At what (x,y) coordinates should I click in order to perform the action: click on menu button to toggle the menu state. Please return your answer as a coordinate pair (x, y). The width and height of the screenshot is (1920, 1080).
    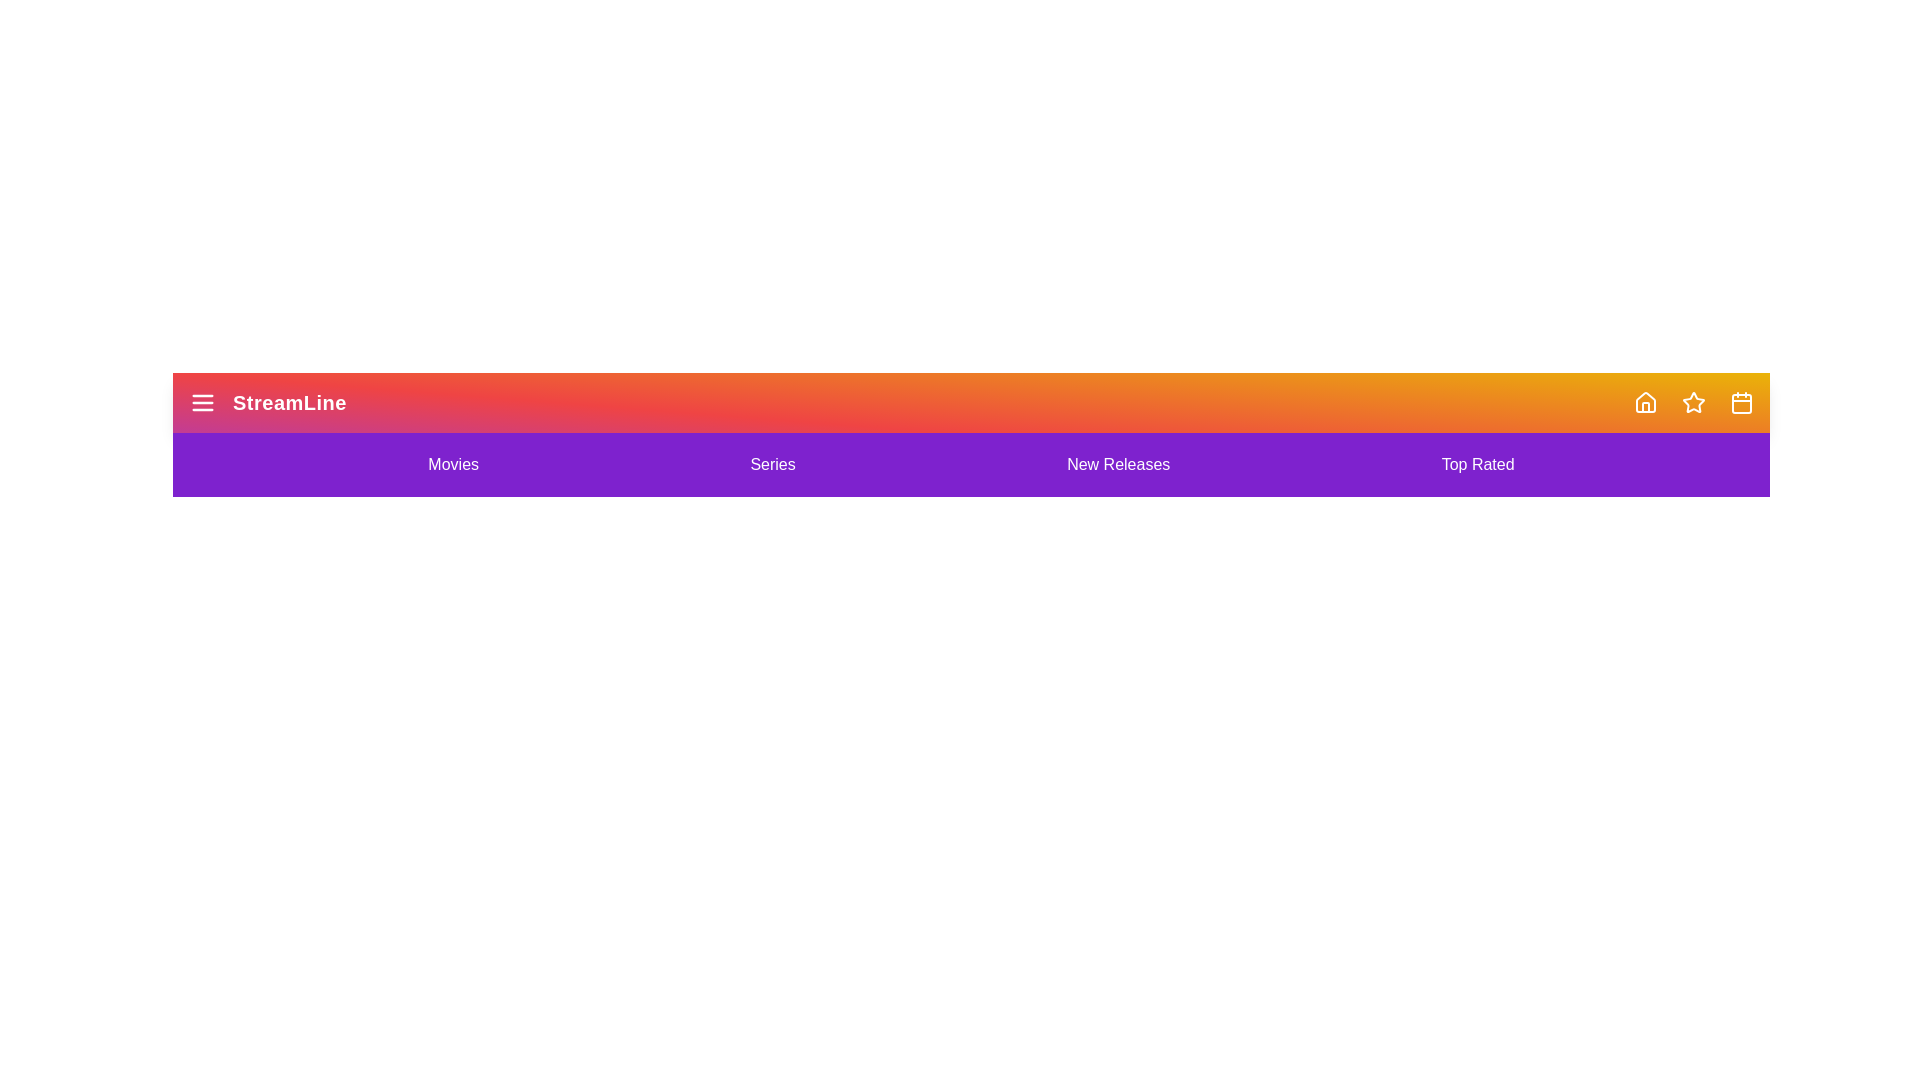
    Looking at the image, I should click on (202, 402).